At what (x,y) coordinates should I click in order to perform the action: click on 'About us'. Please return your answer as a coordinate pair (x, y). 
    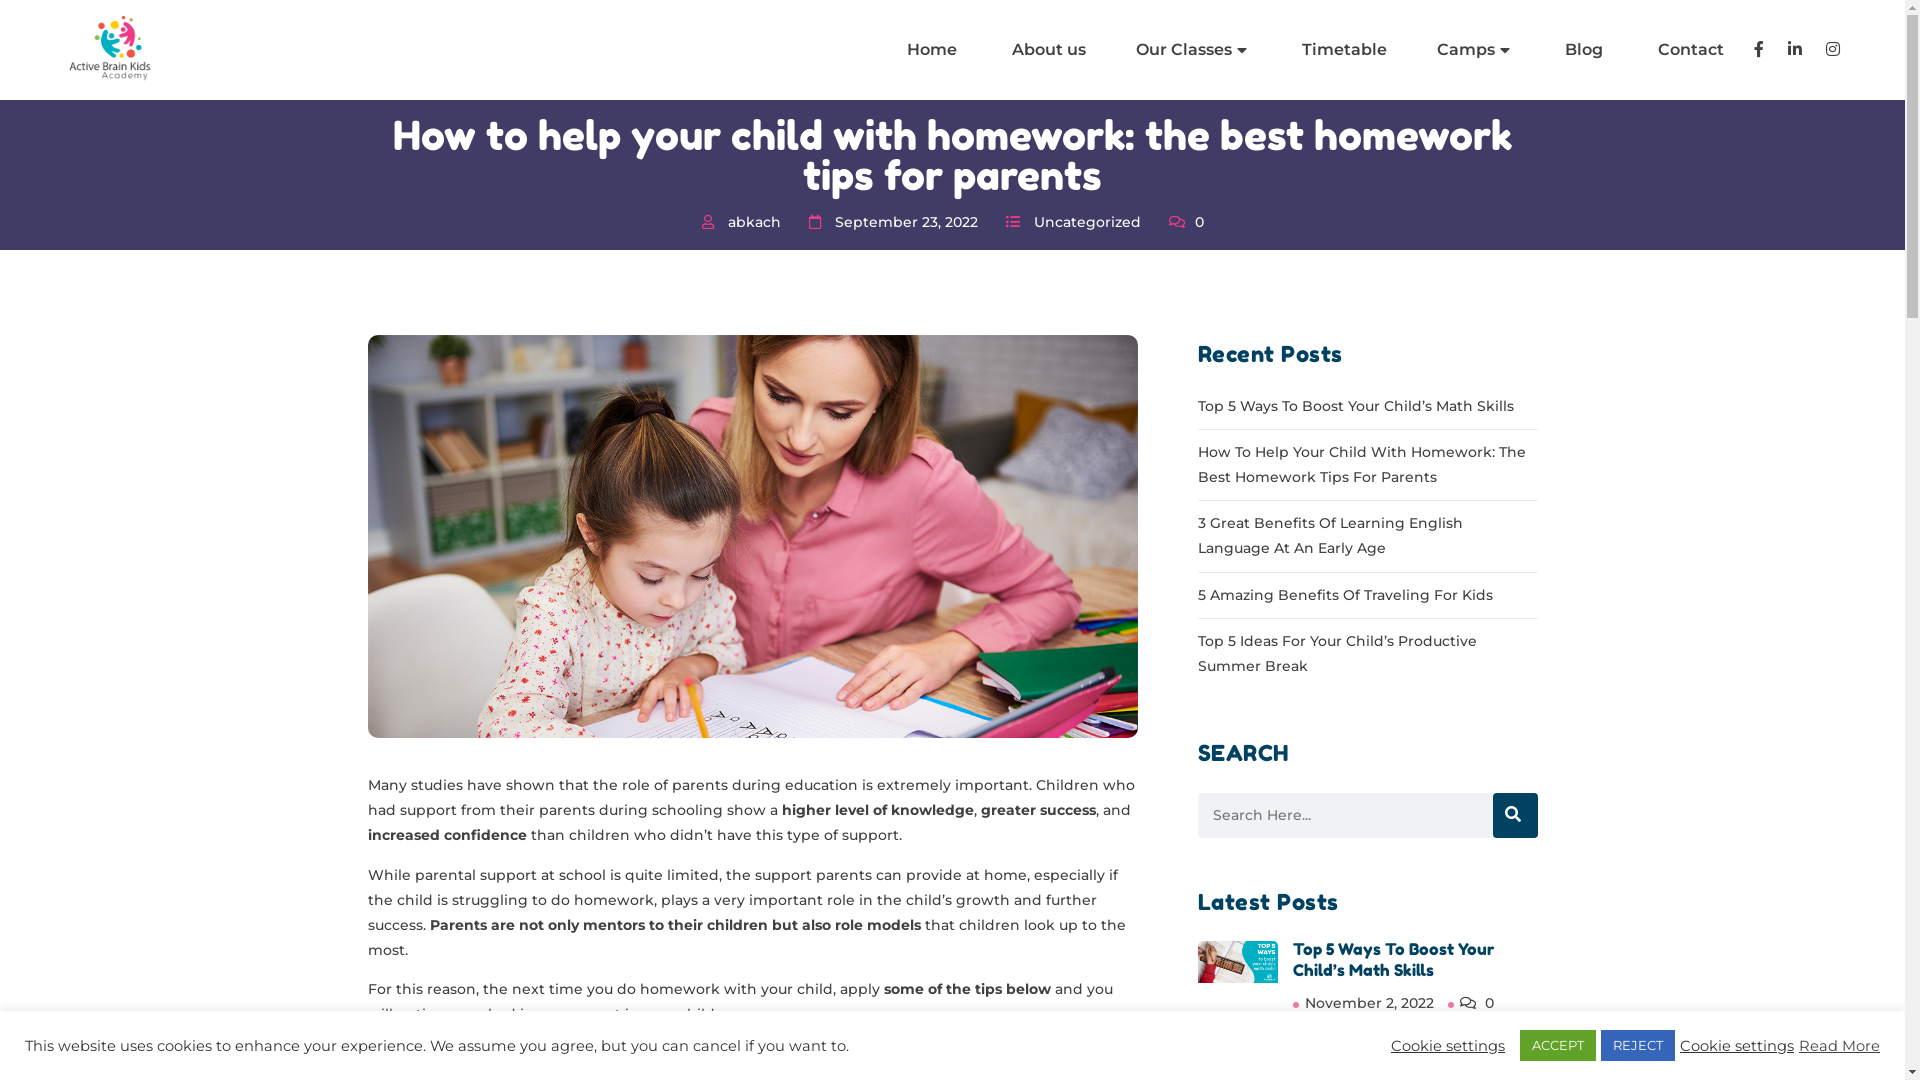
    Looking at the image, I should click on (982, 49).